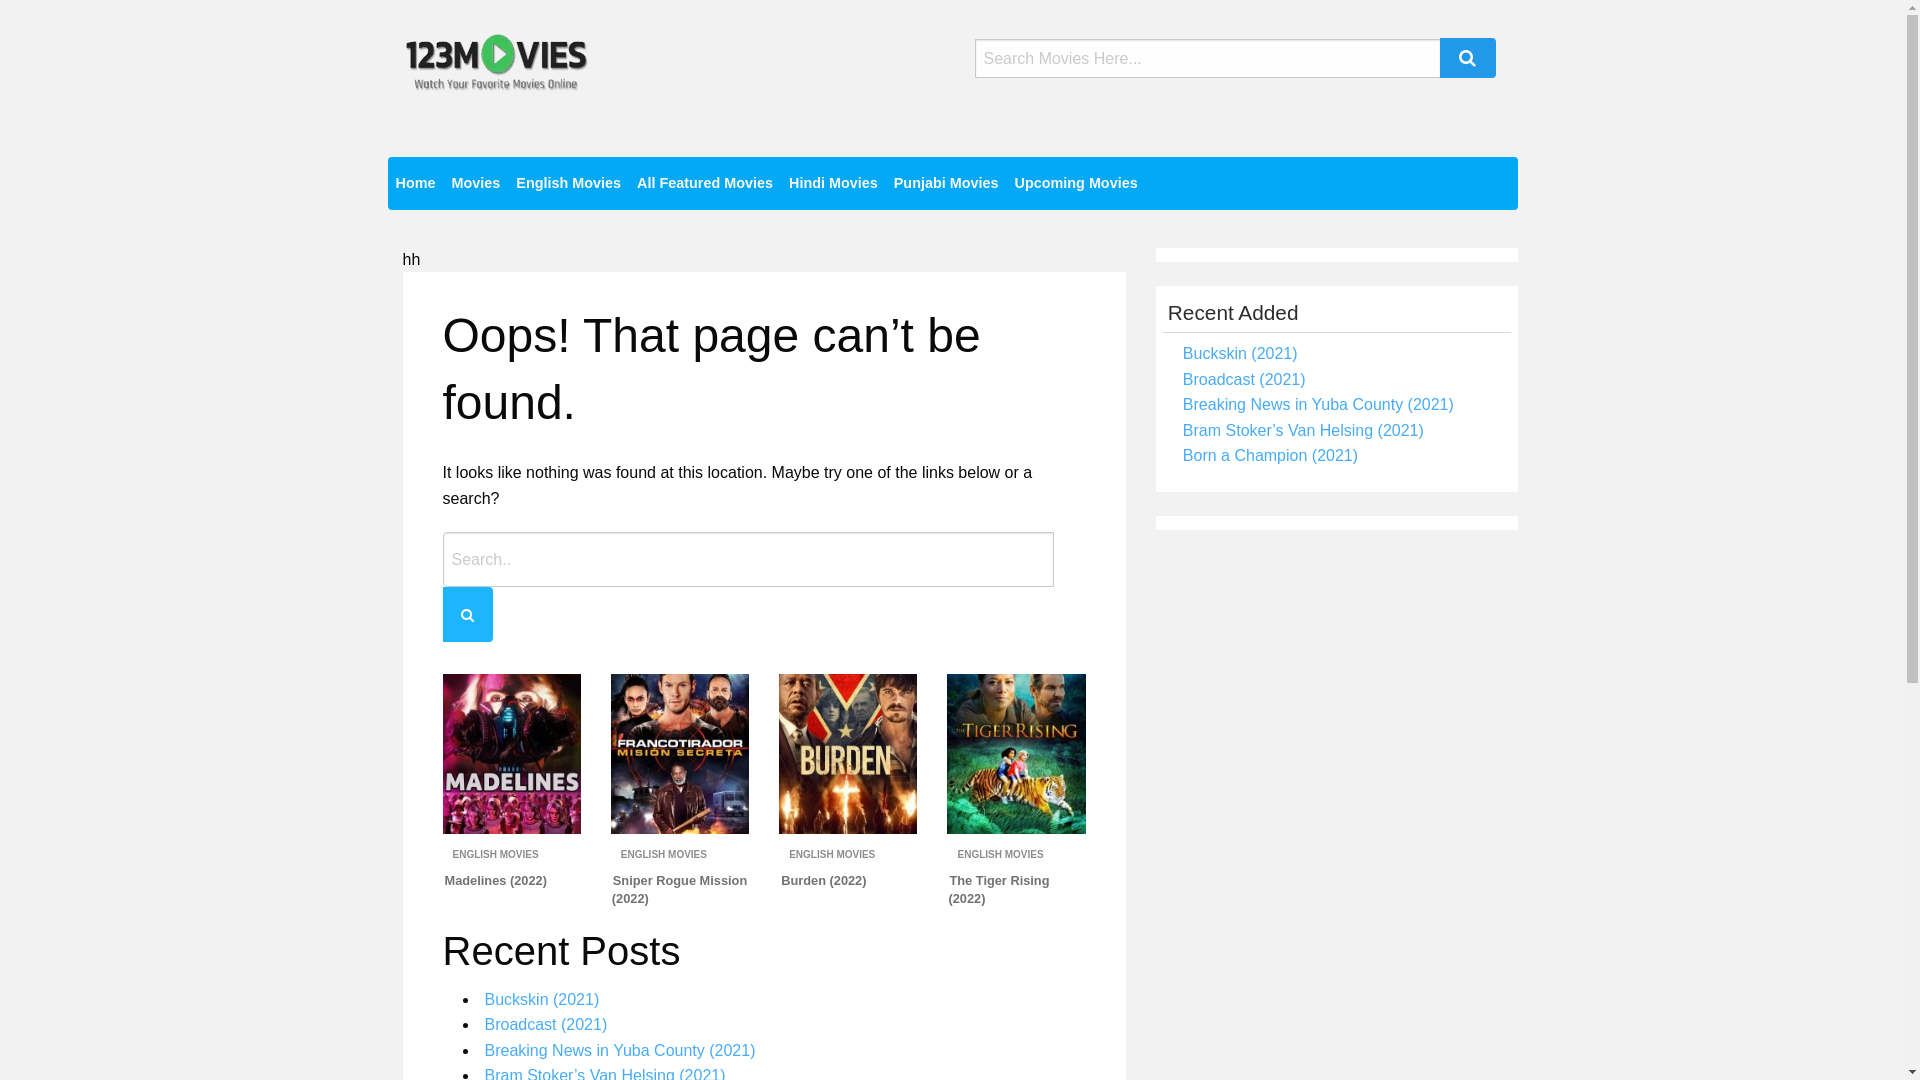 This screenshot has height=1080, width=1920. What do you see at coordinates (679, 888) in the screenshot?
I see `'Sniper Rogue Mission (2022)'` at bounding box center [679, 888].